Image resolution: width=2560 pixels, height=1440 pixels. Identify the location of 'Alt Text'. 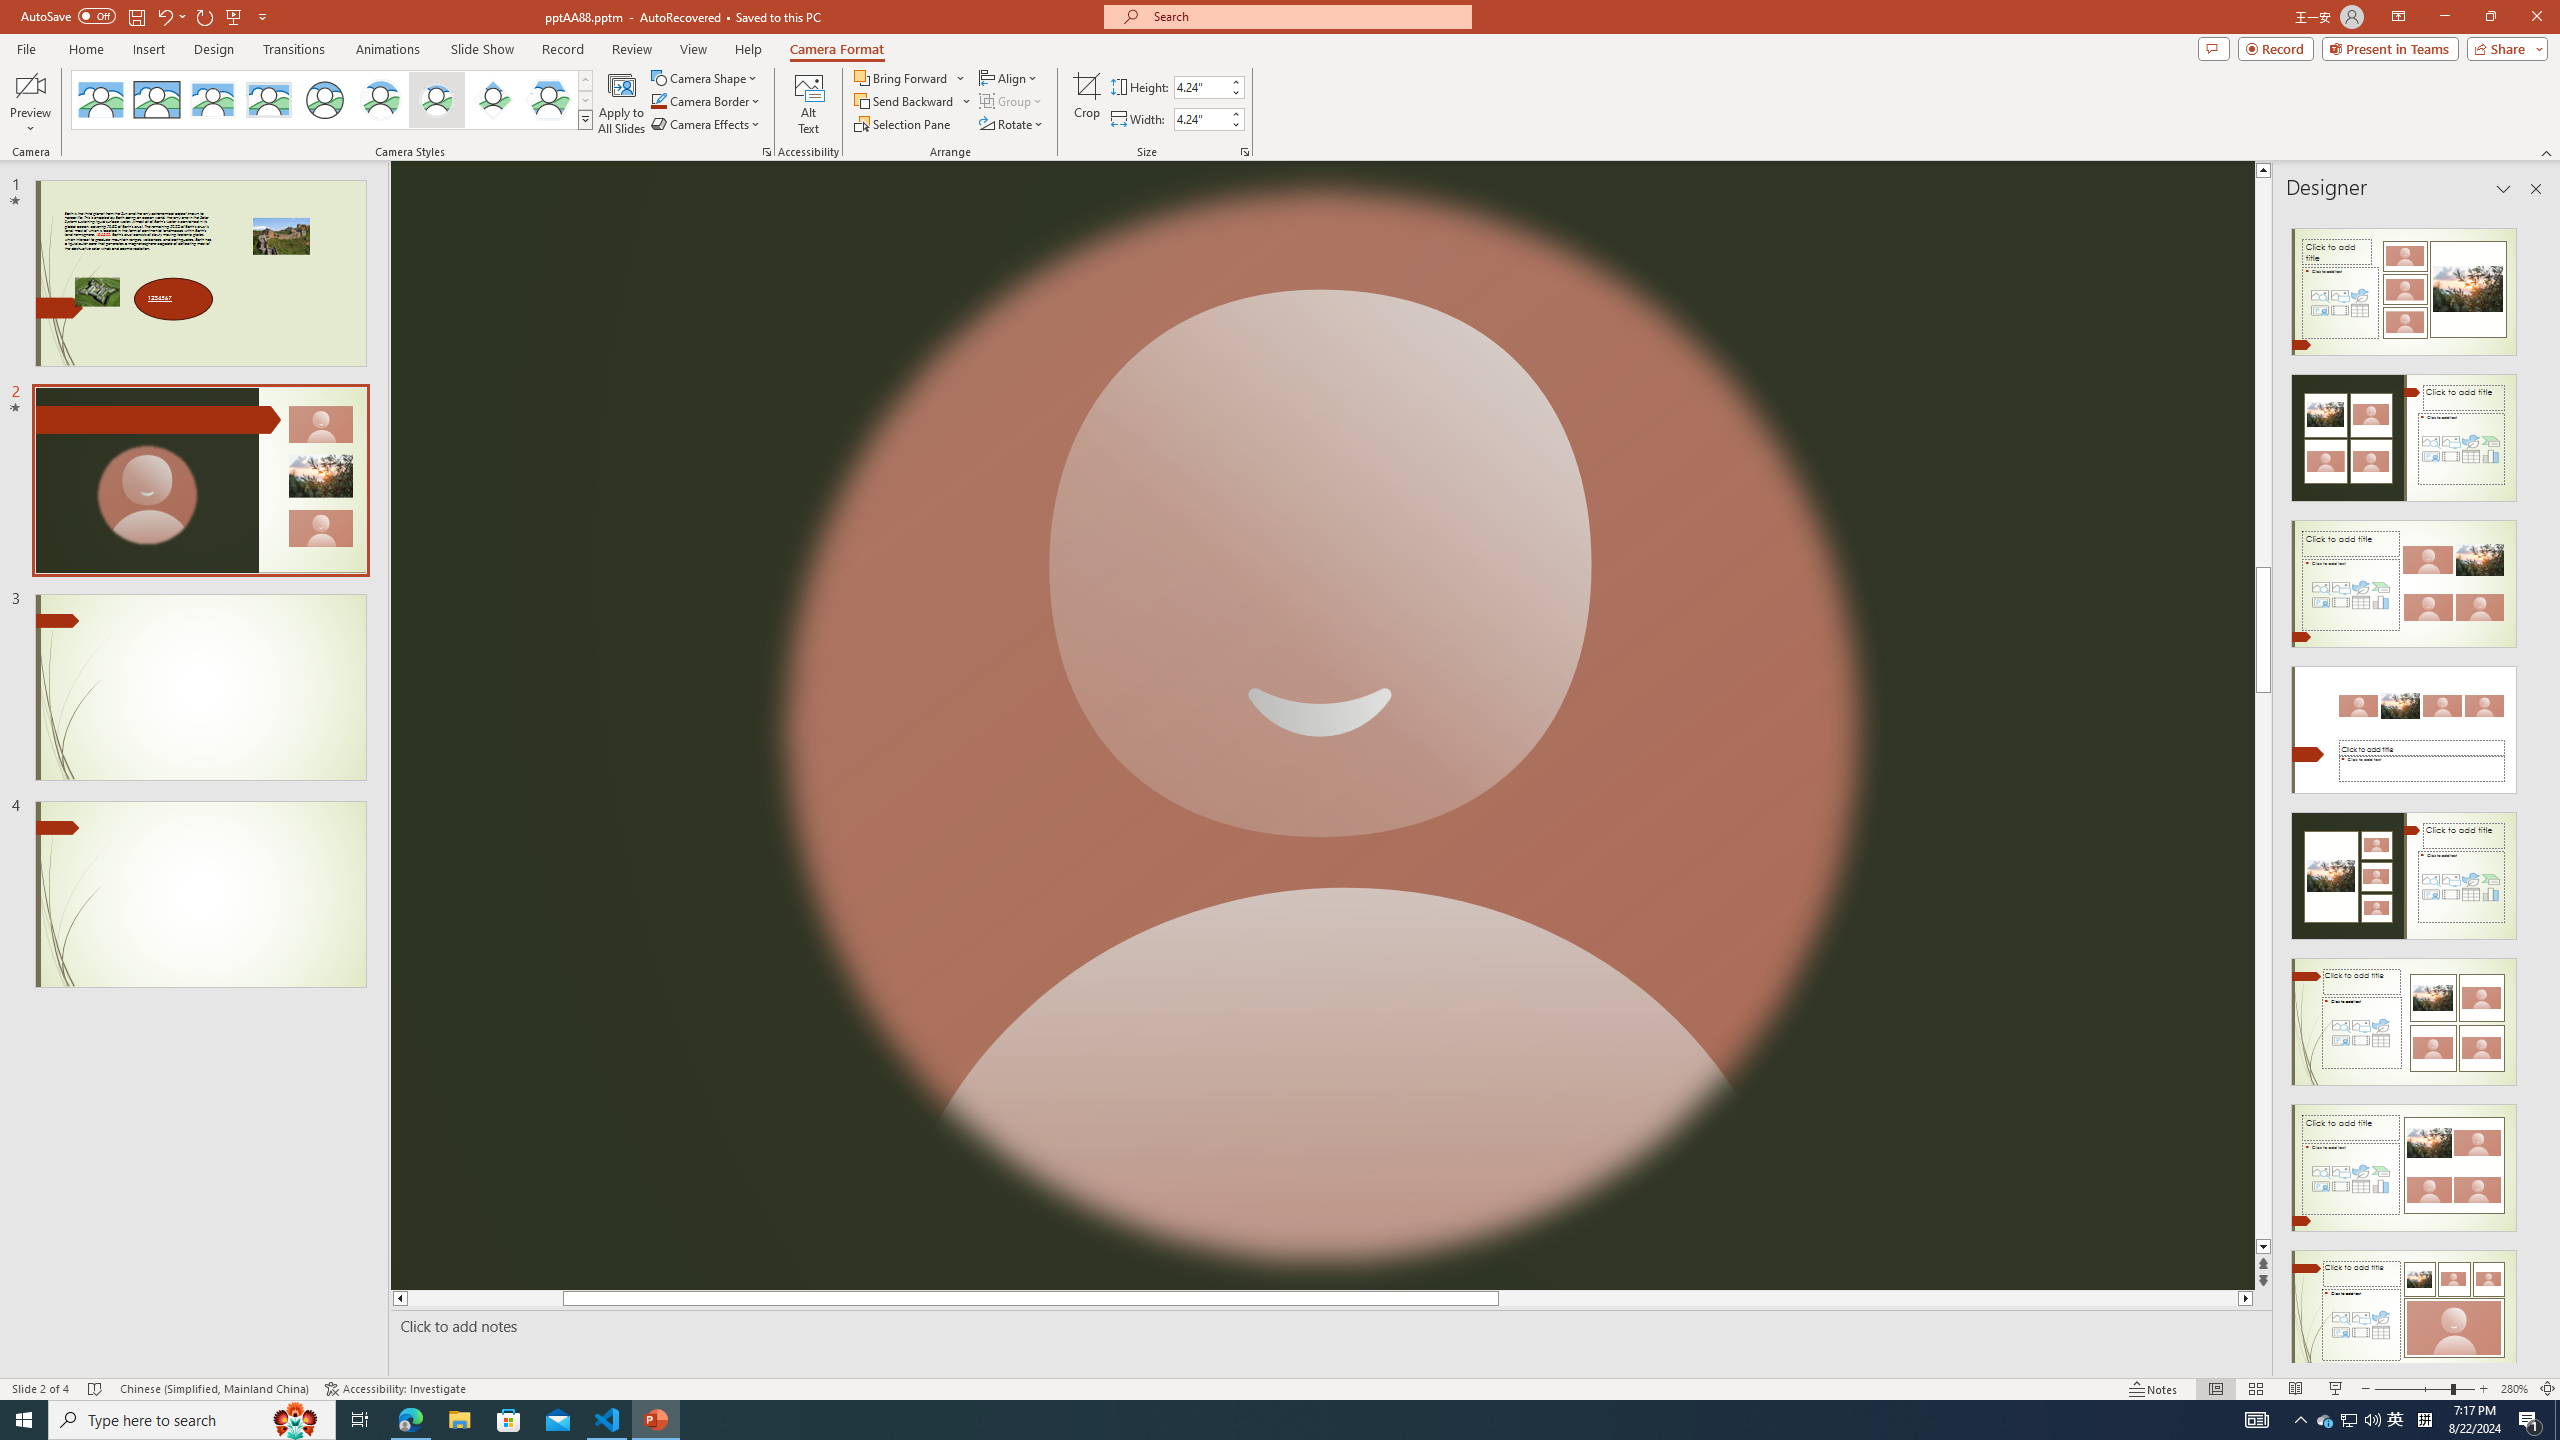
(807, 103).